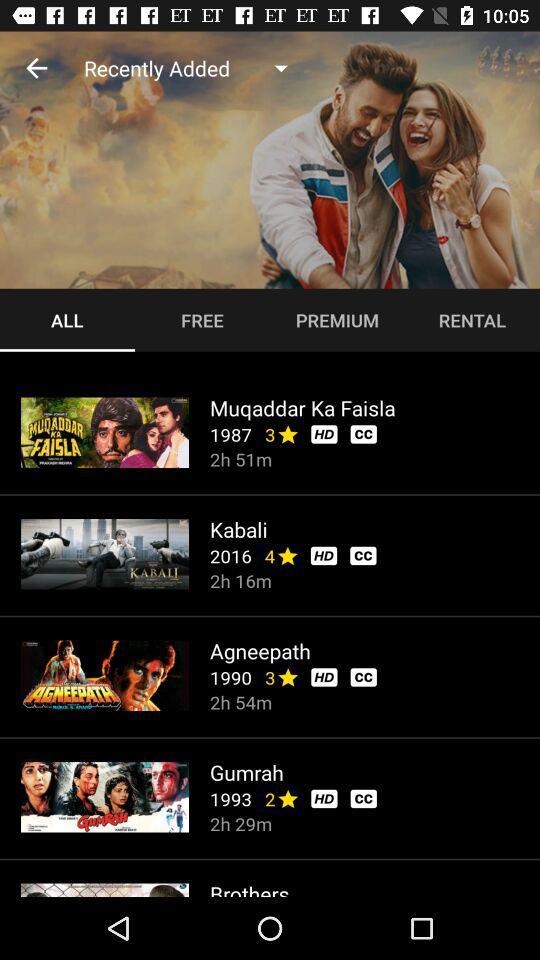  Describe the element at coordinates (362, 556) in the screenshot. I see `cc` at that location.